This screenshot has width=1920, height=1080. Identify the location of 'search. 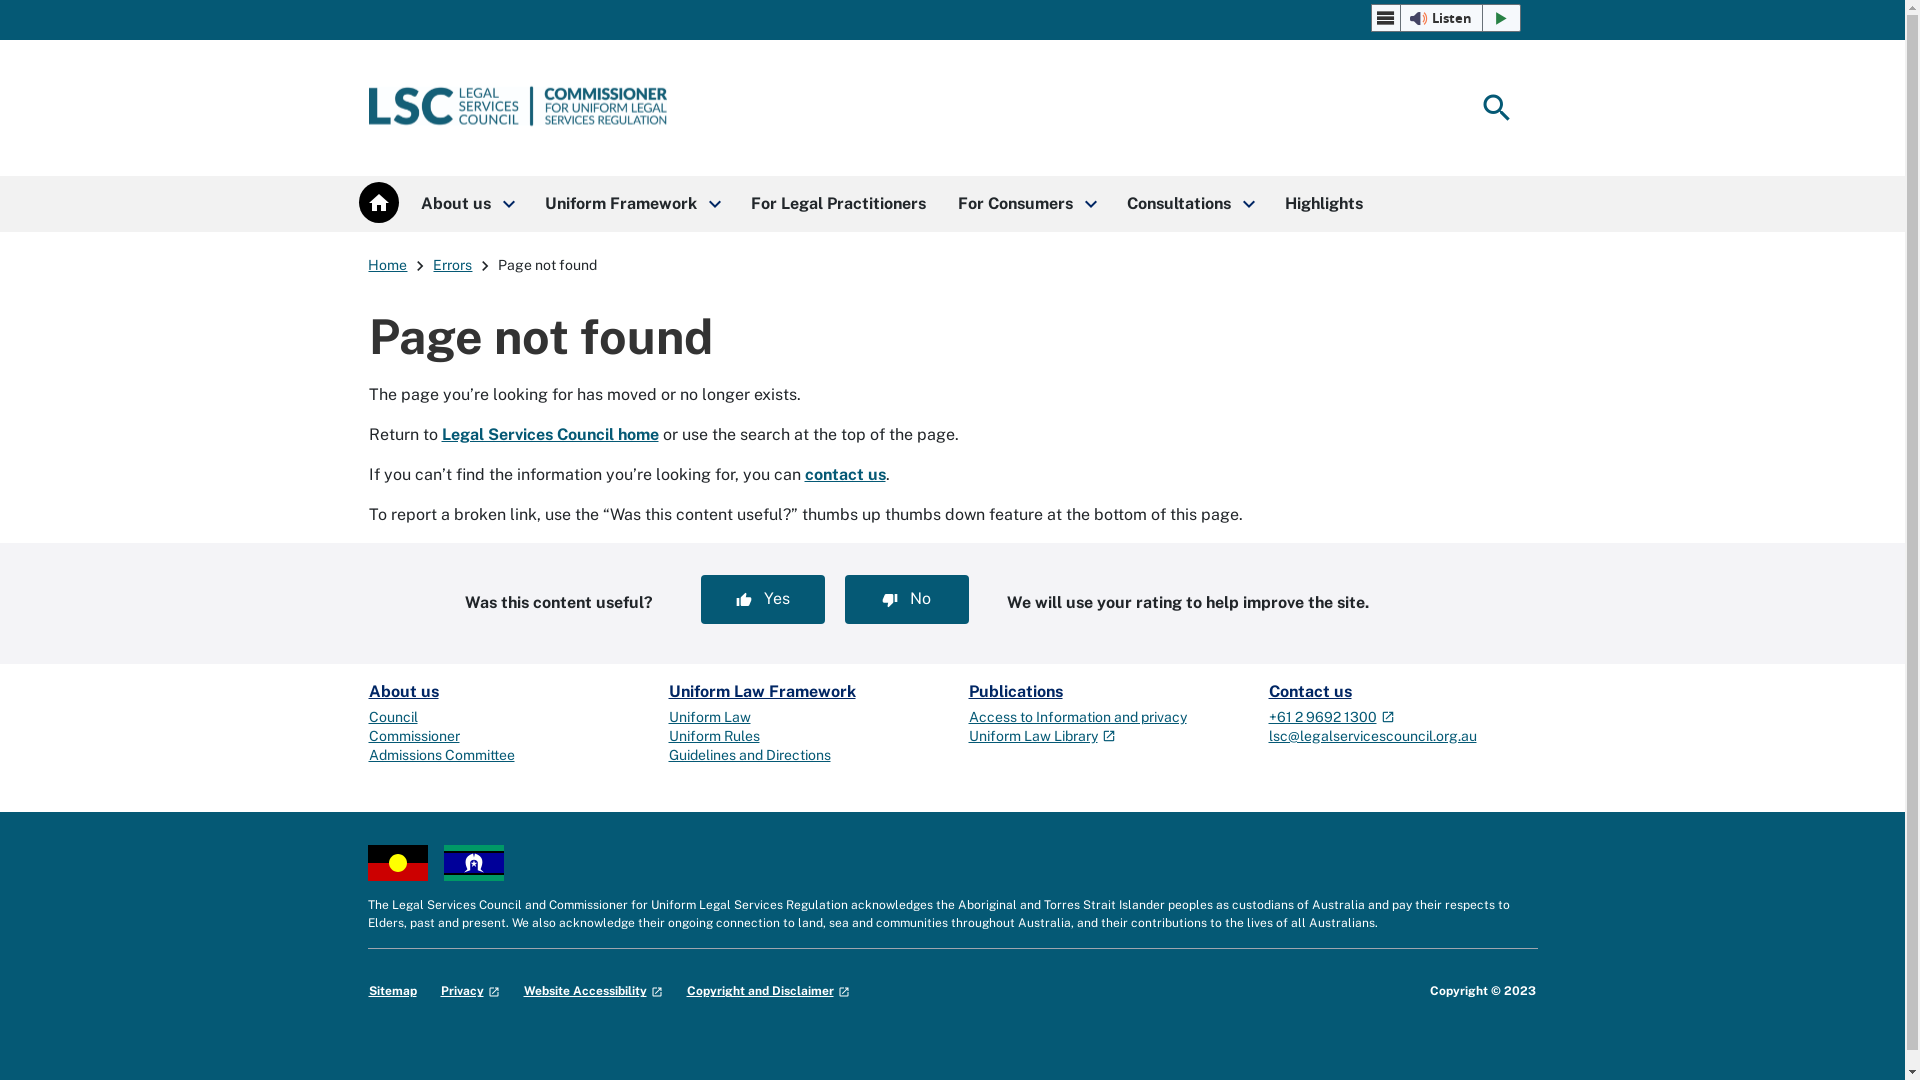
(1472, 108).